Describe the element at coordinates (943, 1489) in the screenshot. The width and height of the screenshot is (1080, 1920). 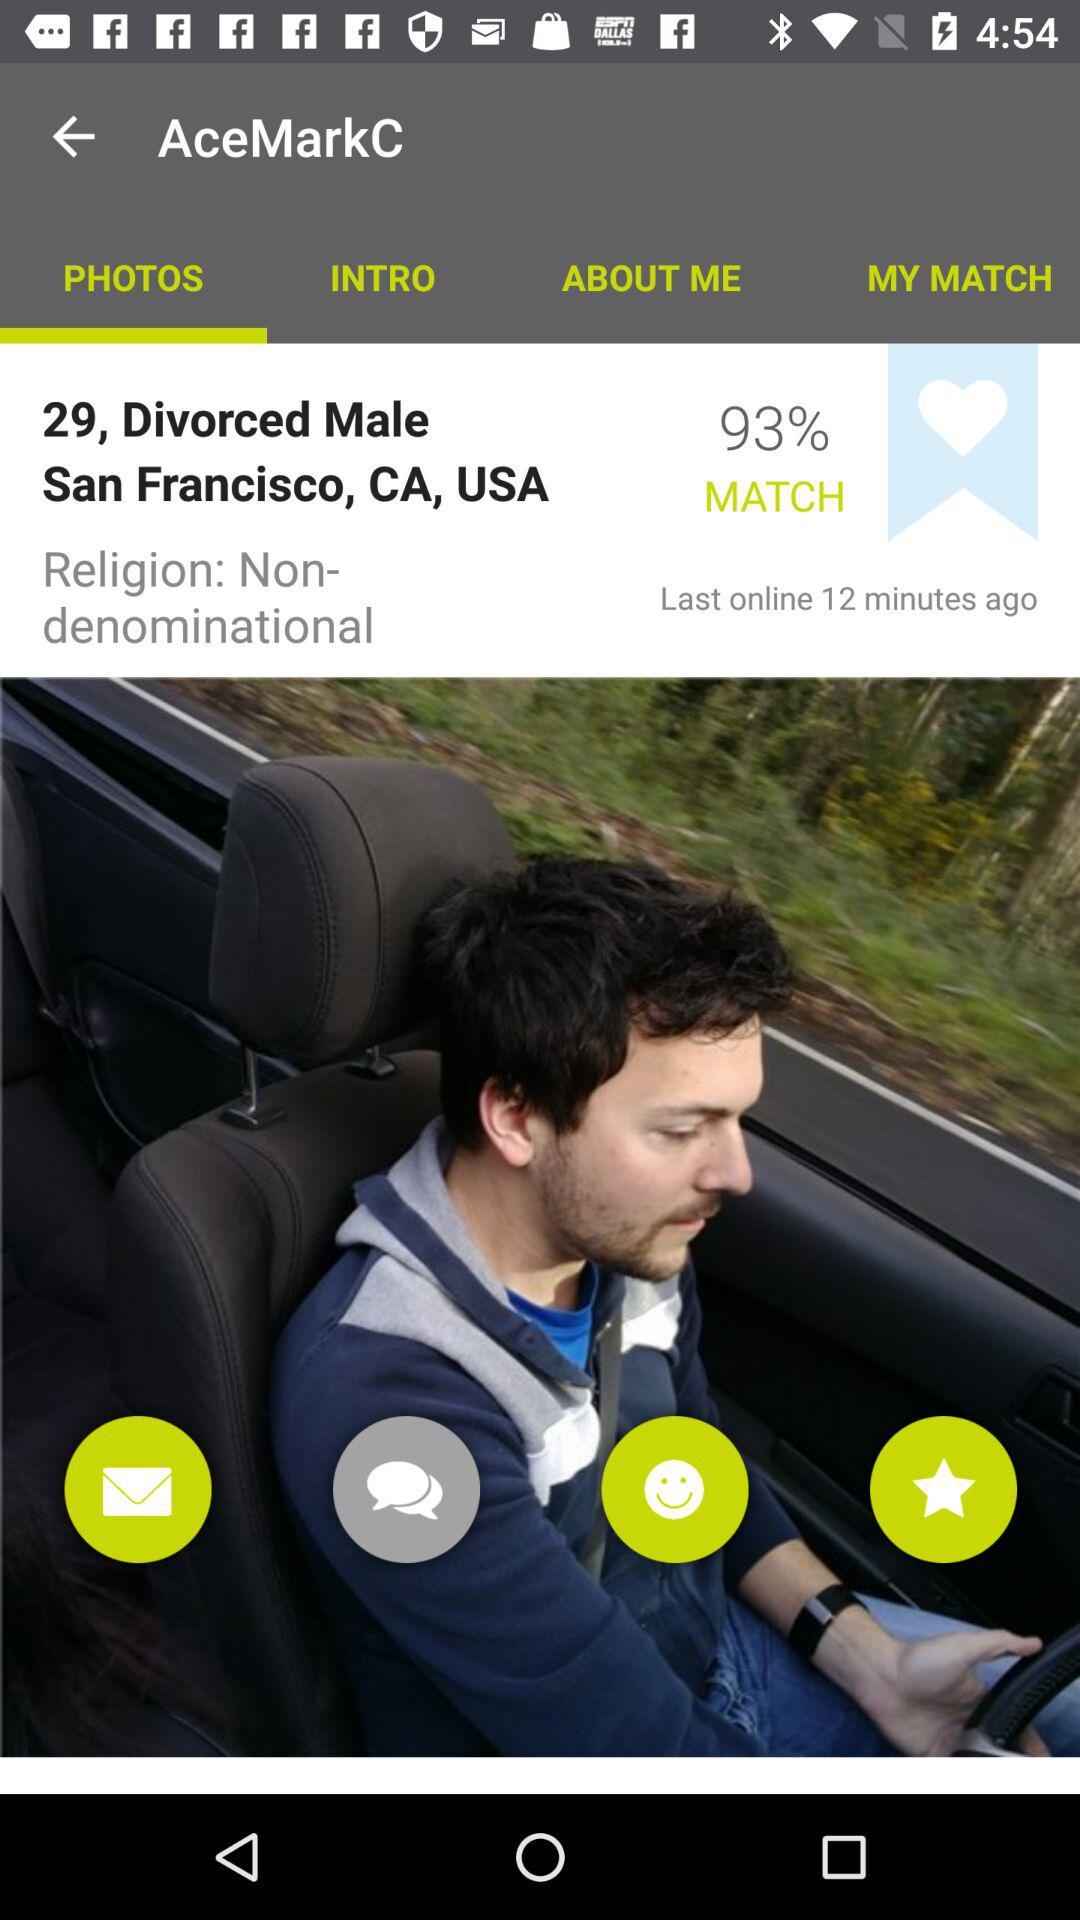
I see `mark as important` at that location.